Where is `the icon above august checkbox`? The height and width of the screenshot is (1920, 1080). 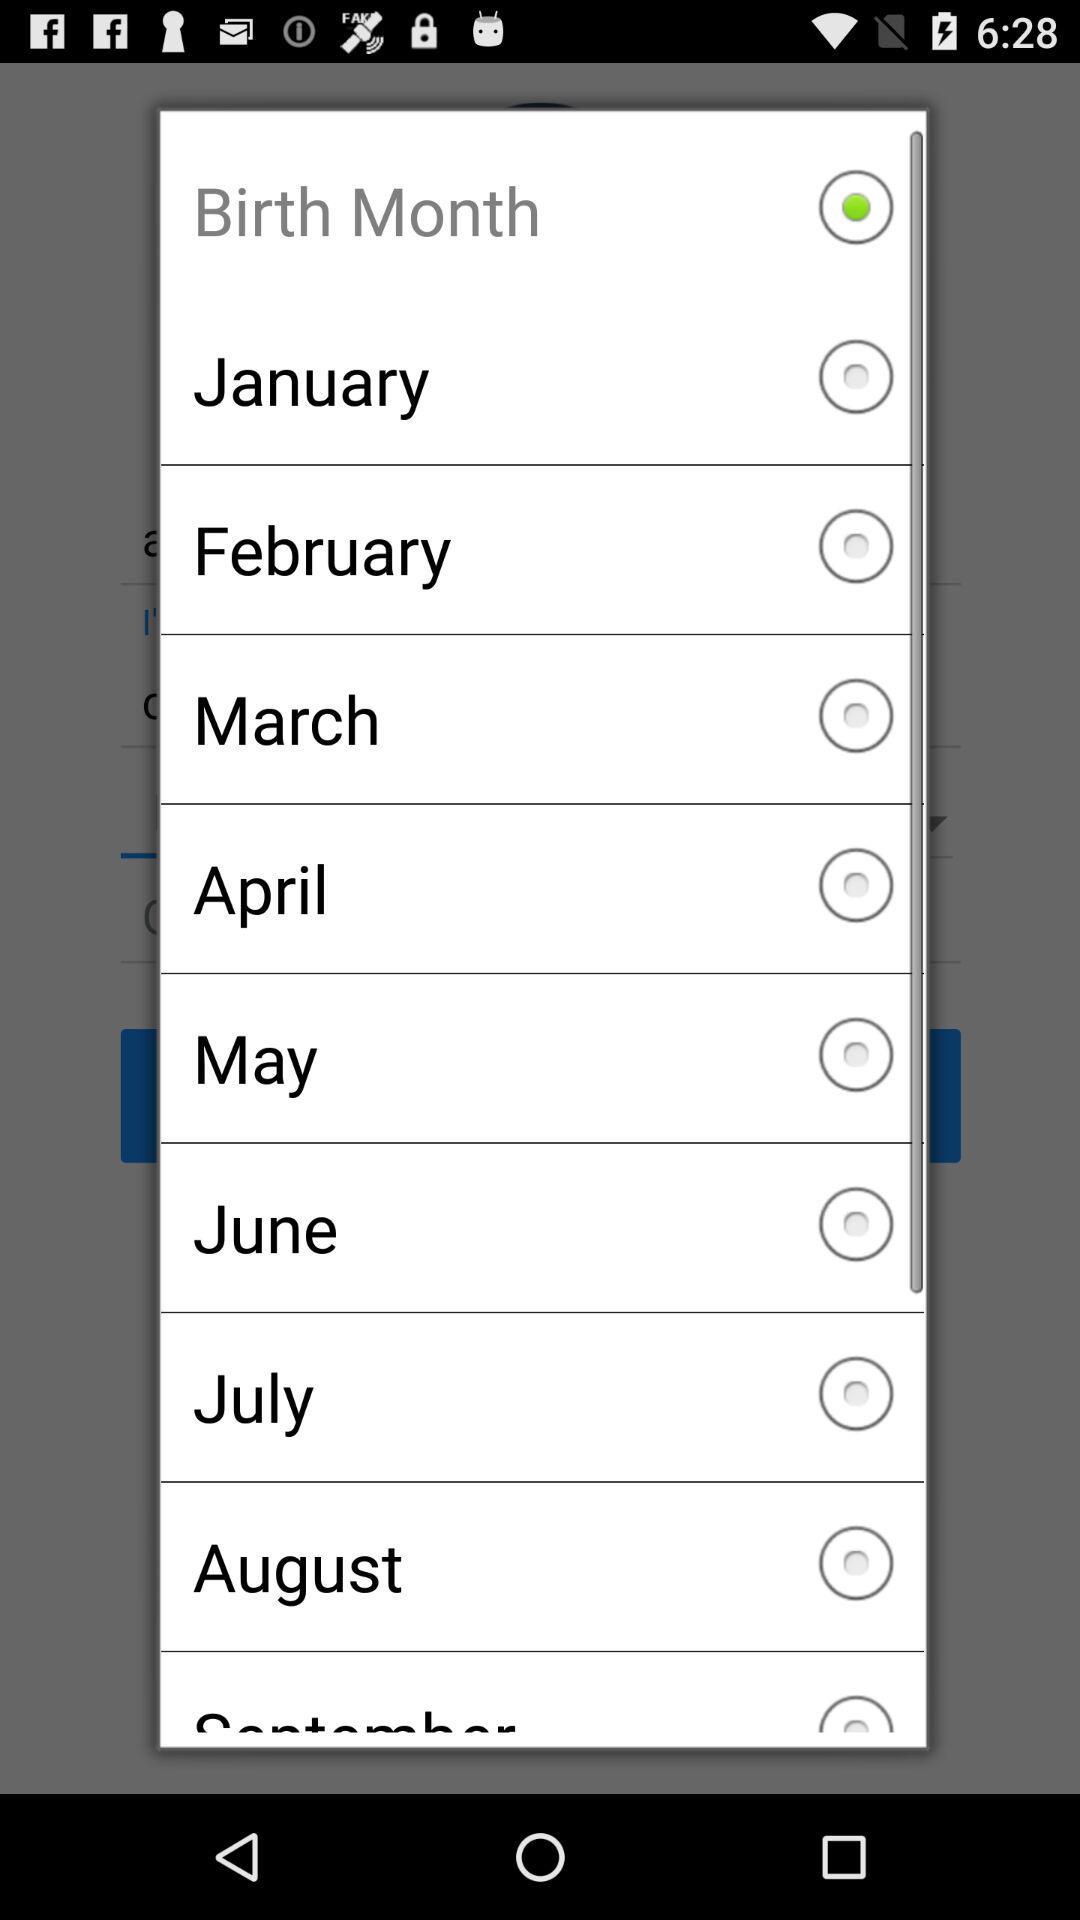 the icon above august checkbox is located at coordinates (542, 1396).